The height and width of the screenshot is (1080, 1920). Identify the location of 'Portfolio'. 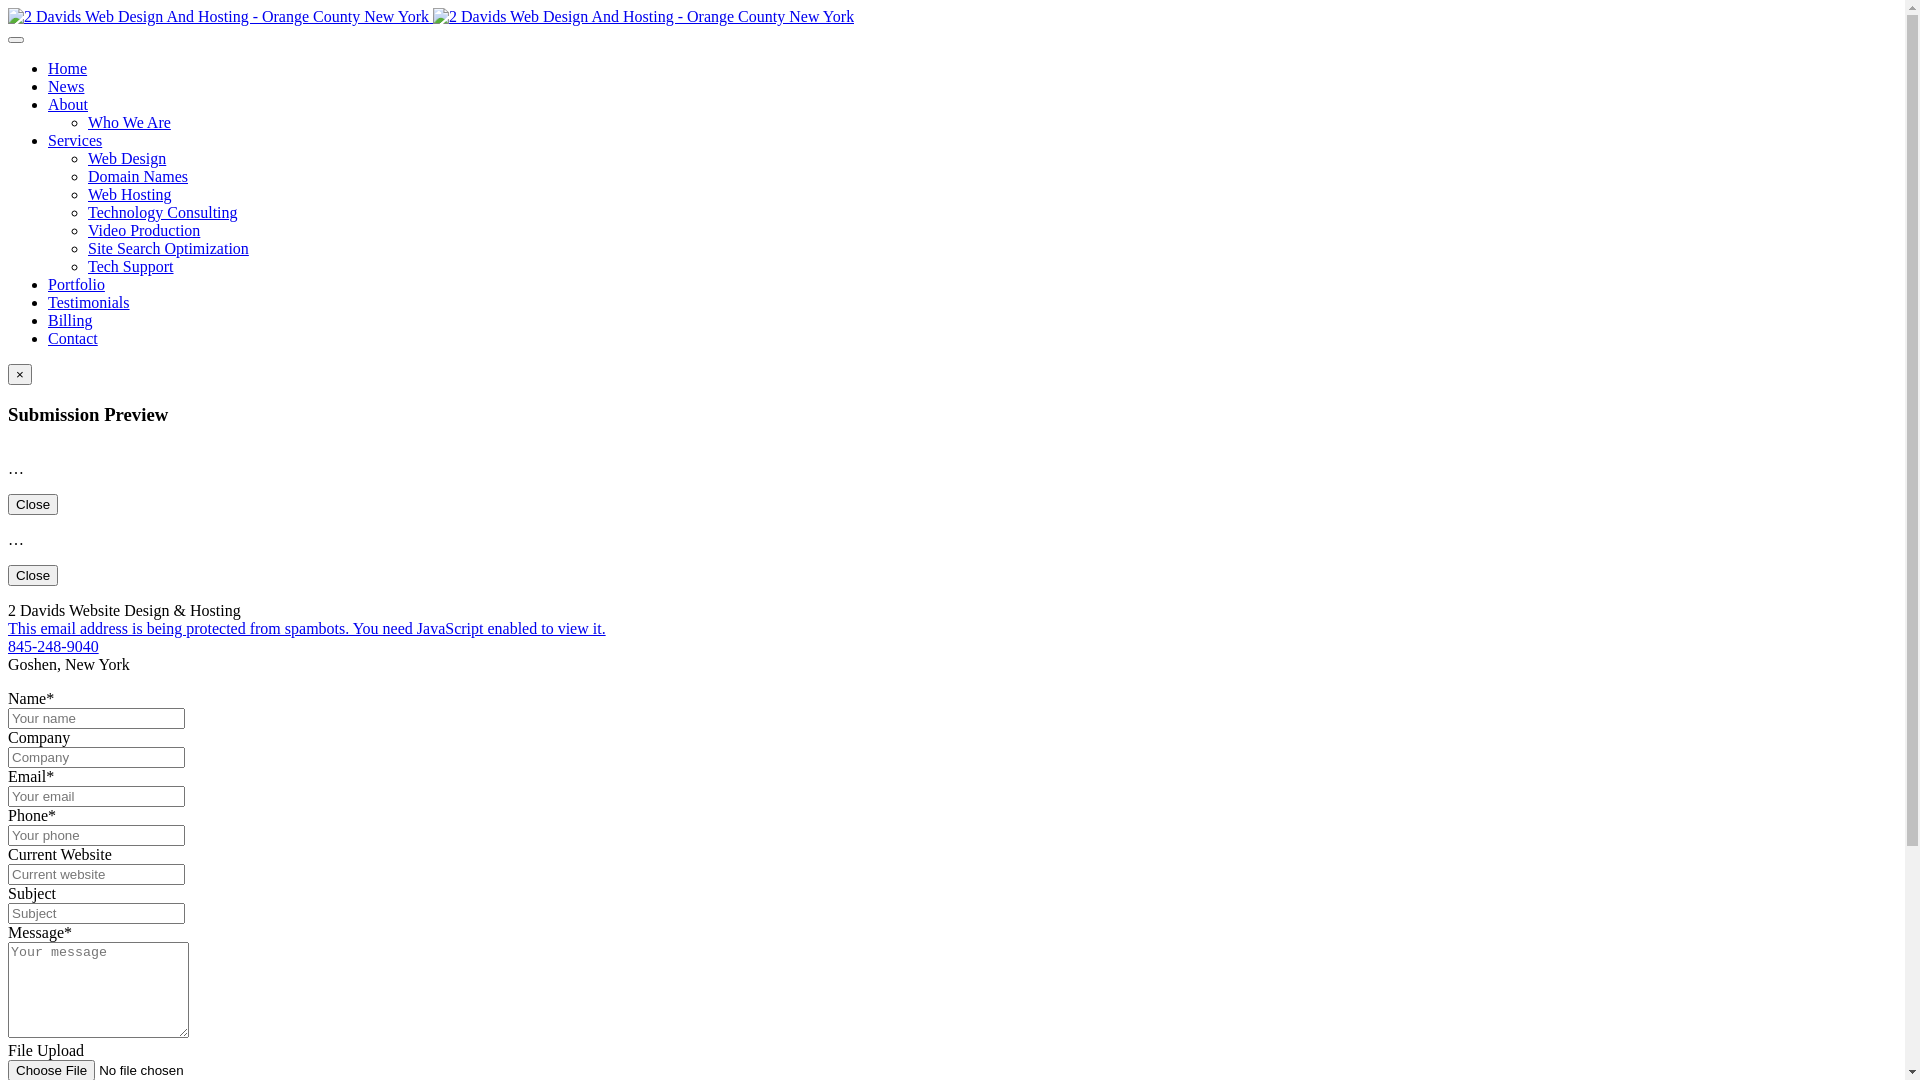
(76, 284).